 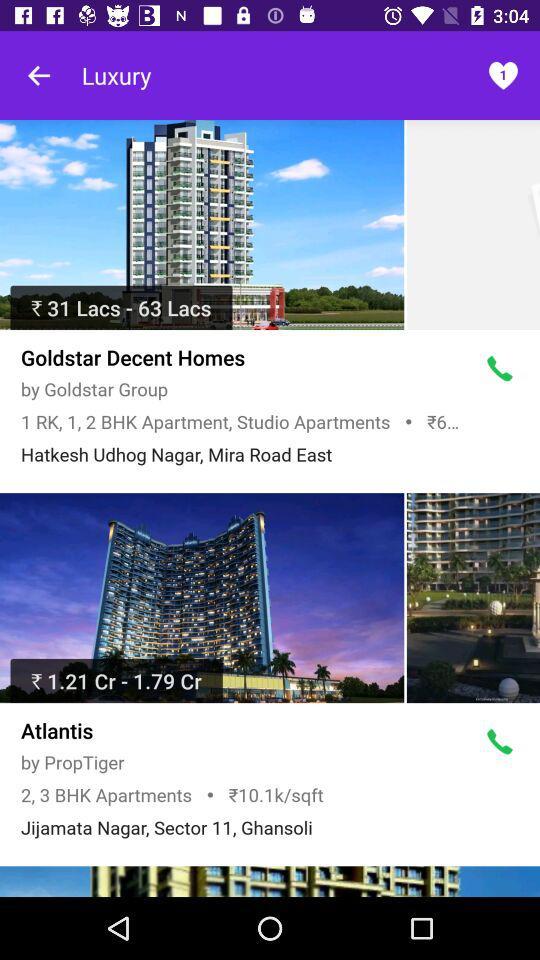 I want to click on photo, so click(x=472, y=598).